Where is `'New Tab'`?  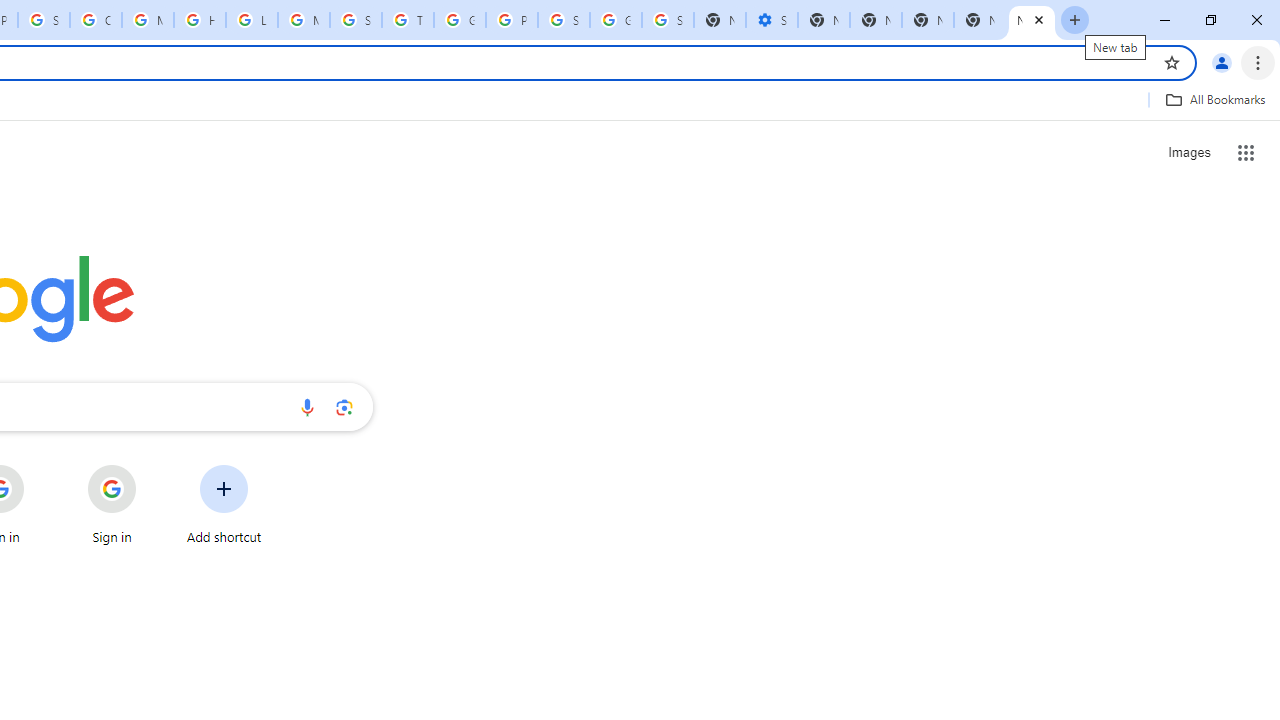
'New Tab' is located at coordinates (979, 20).